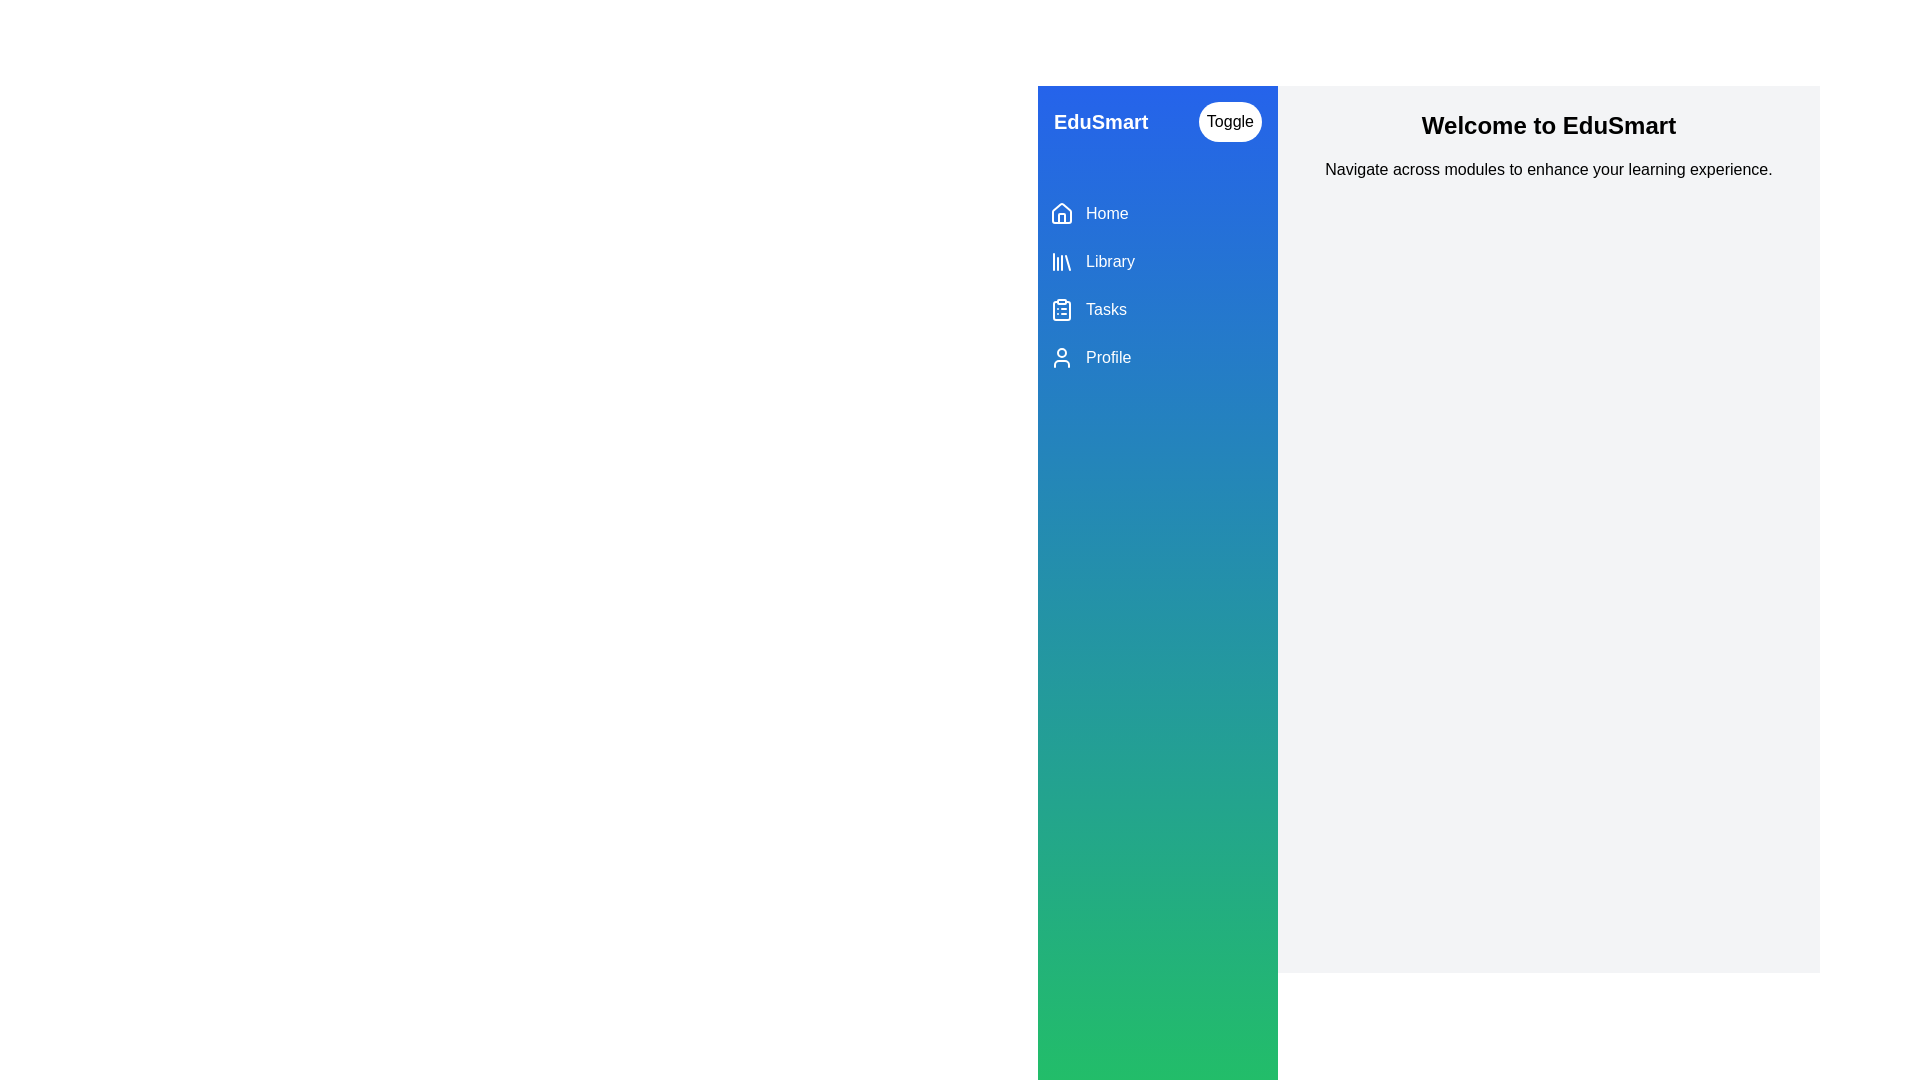  Describe the element at coordinates (1157, 357) in the screenshot. I see `the Profile item in the drawer menu` at that location.